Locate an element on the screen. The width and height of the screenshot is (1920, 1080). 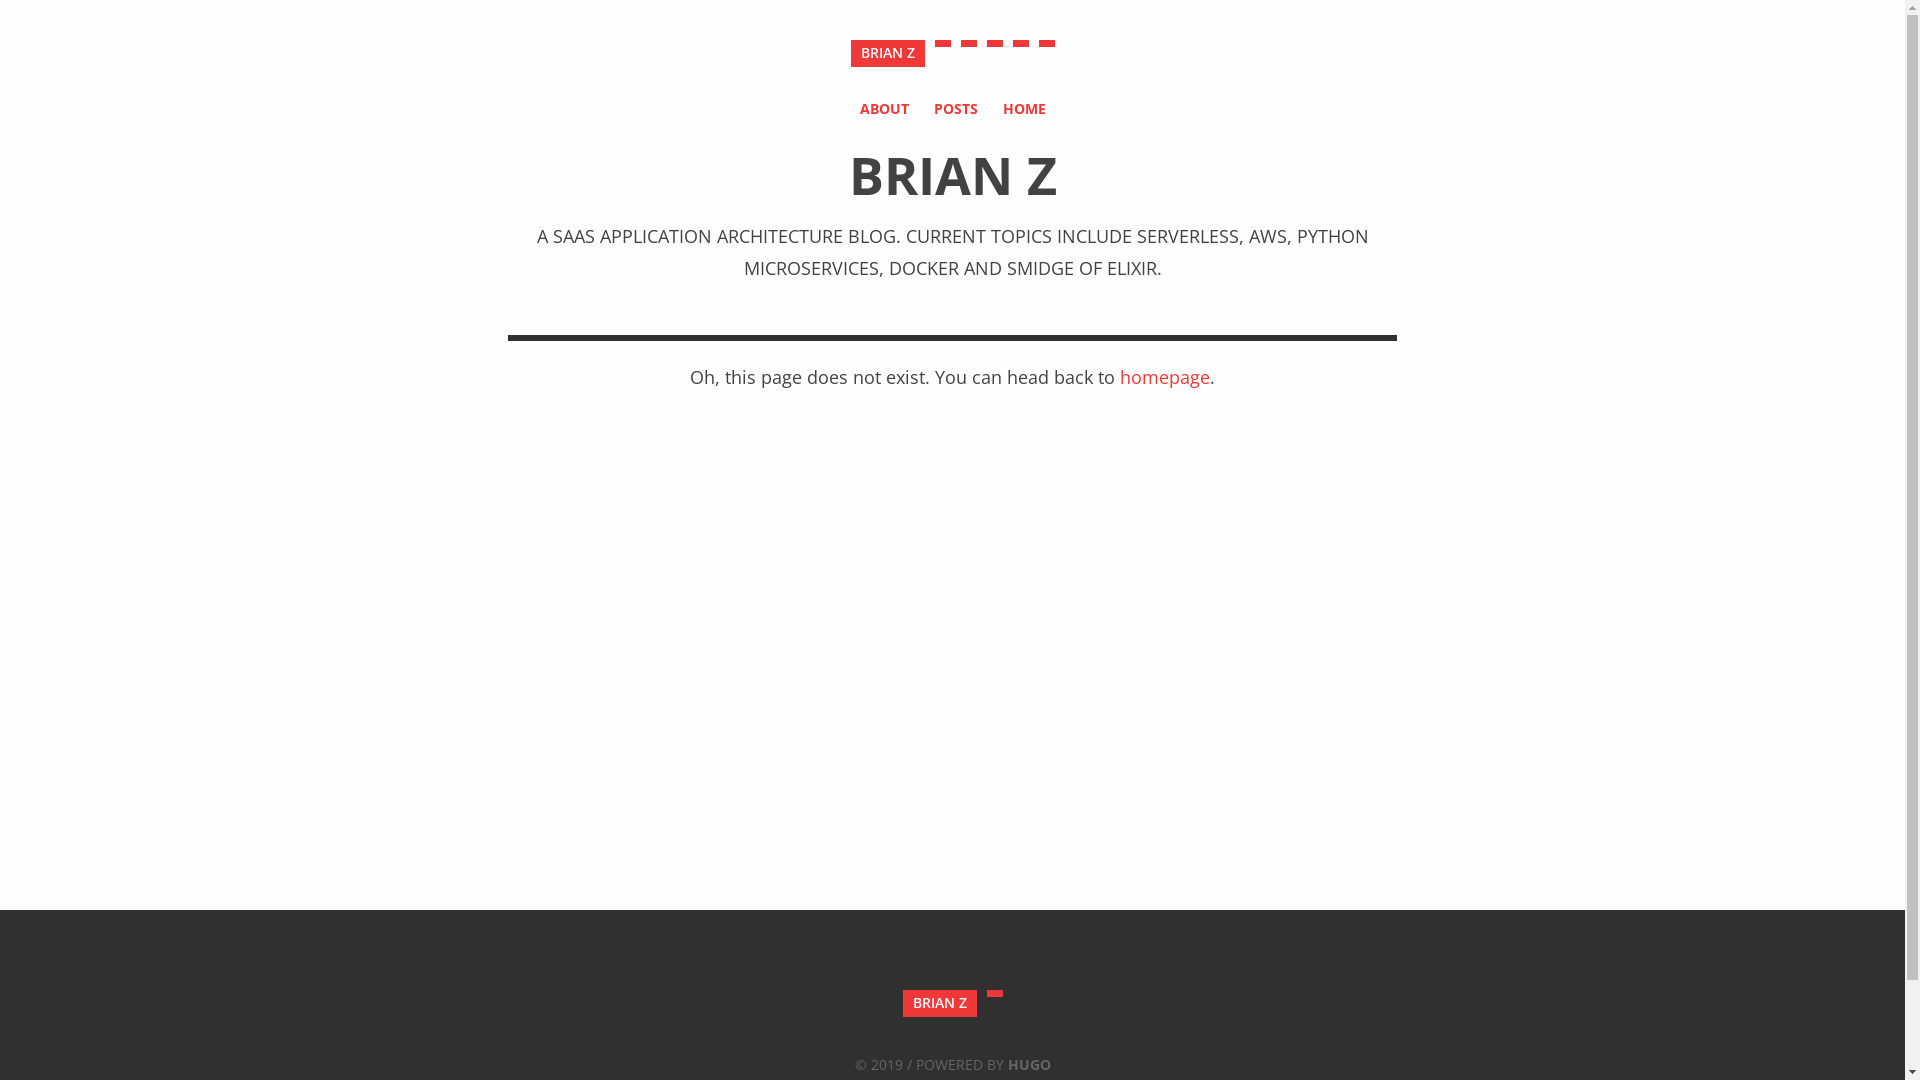
'Twitter' is located at coordinates (968, 43).